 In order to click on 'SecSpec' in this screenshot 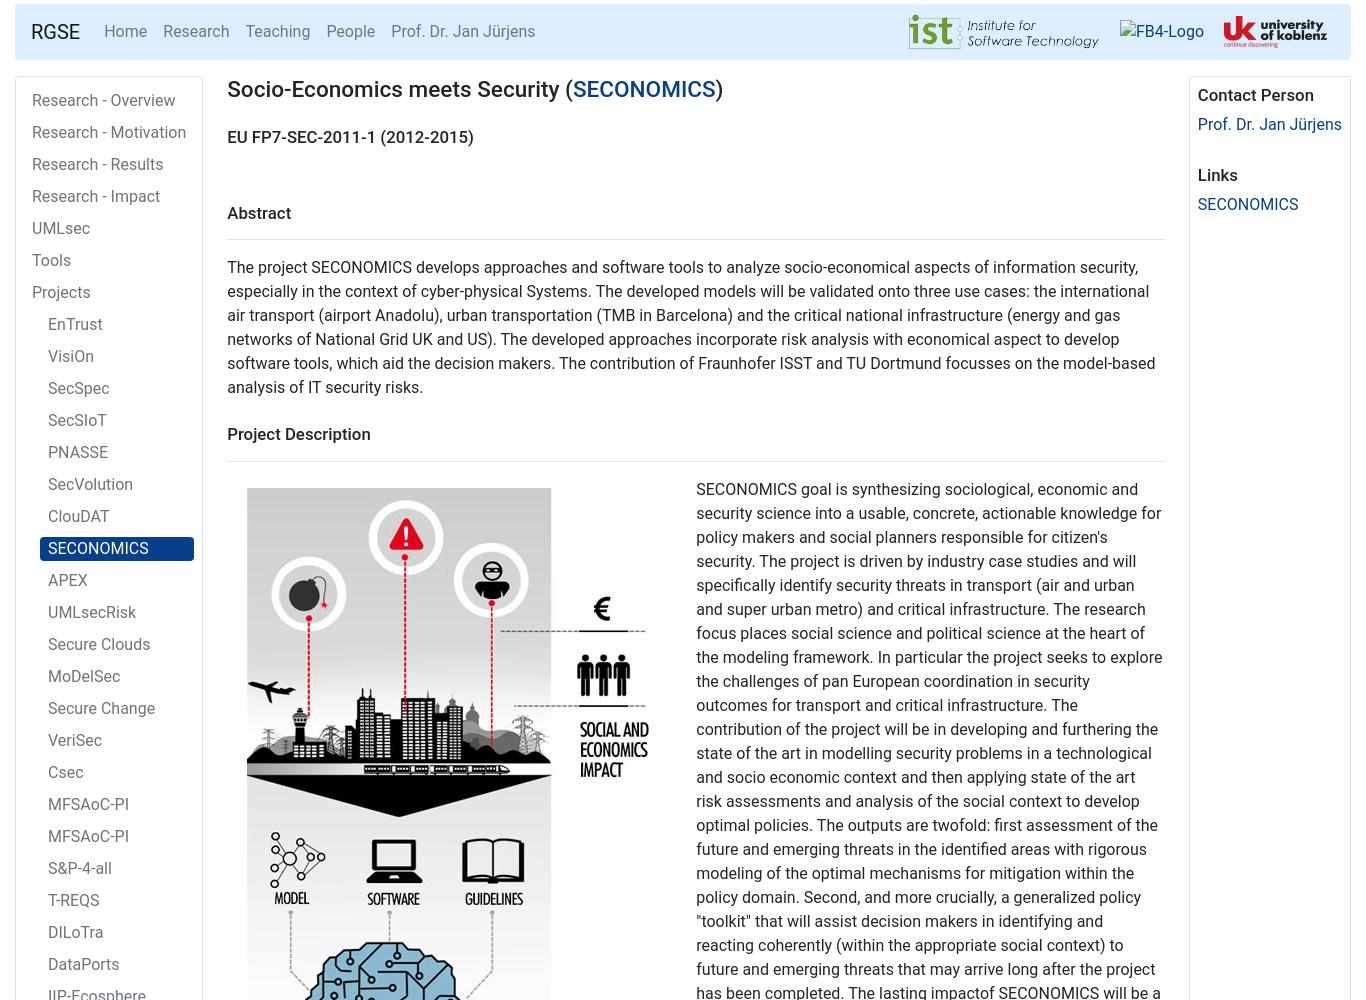, I will do `click(47, 388)`.